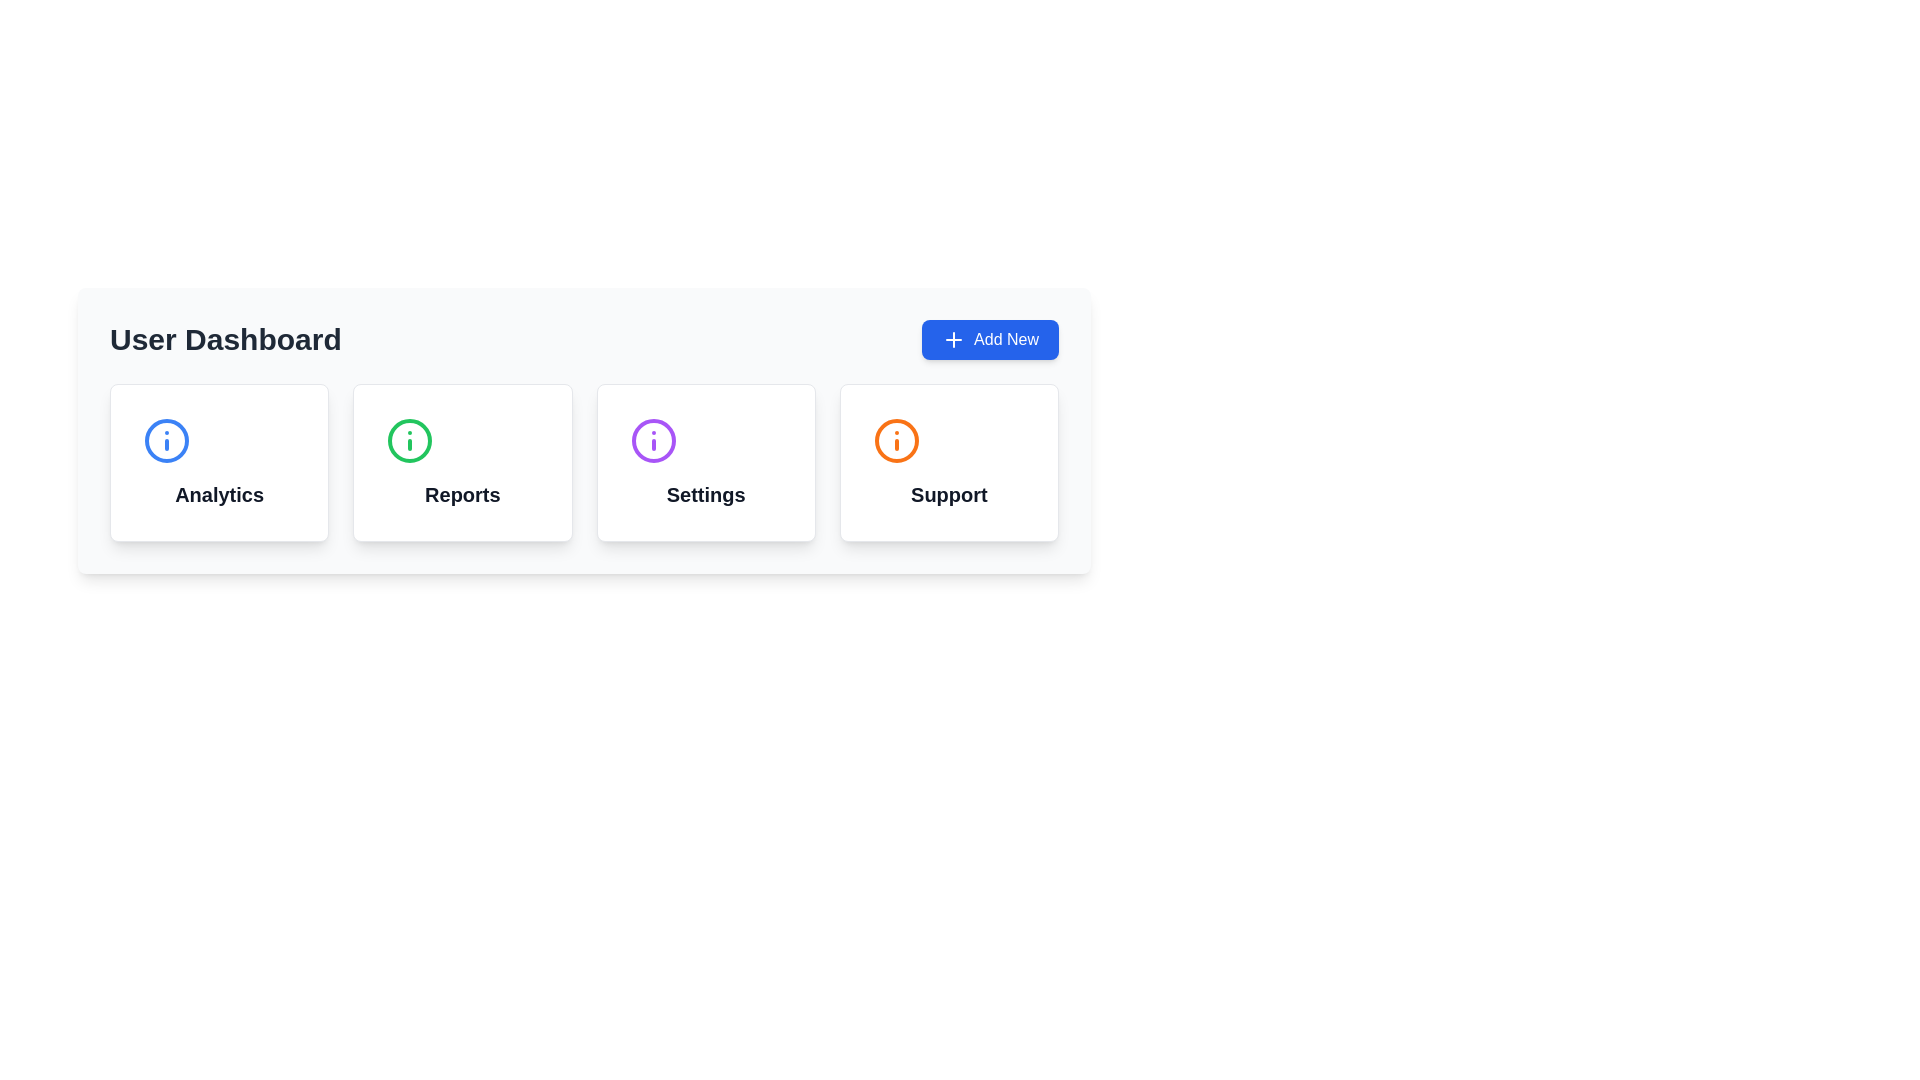  I want to click on the 'Add New' button located at the top-right corner of the User Dashboard, which has a blue background and white text with an addition icon on the left, so click(990, 338).